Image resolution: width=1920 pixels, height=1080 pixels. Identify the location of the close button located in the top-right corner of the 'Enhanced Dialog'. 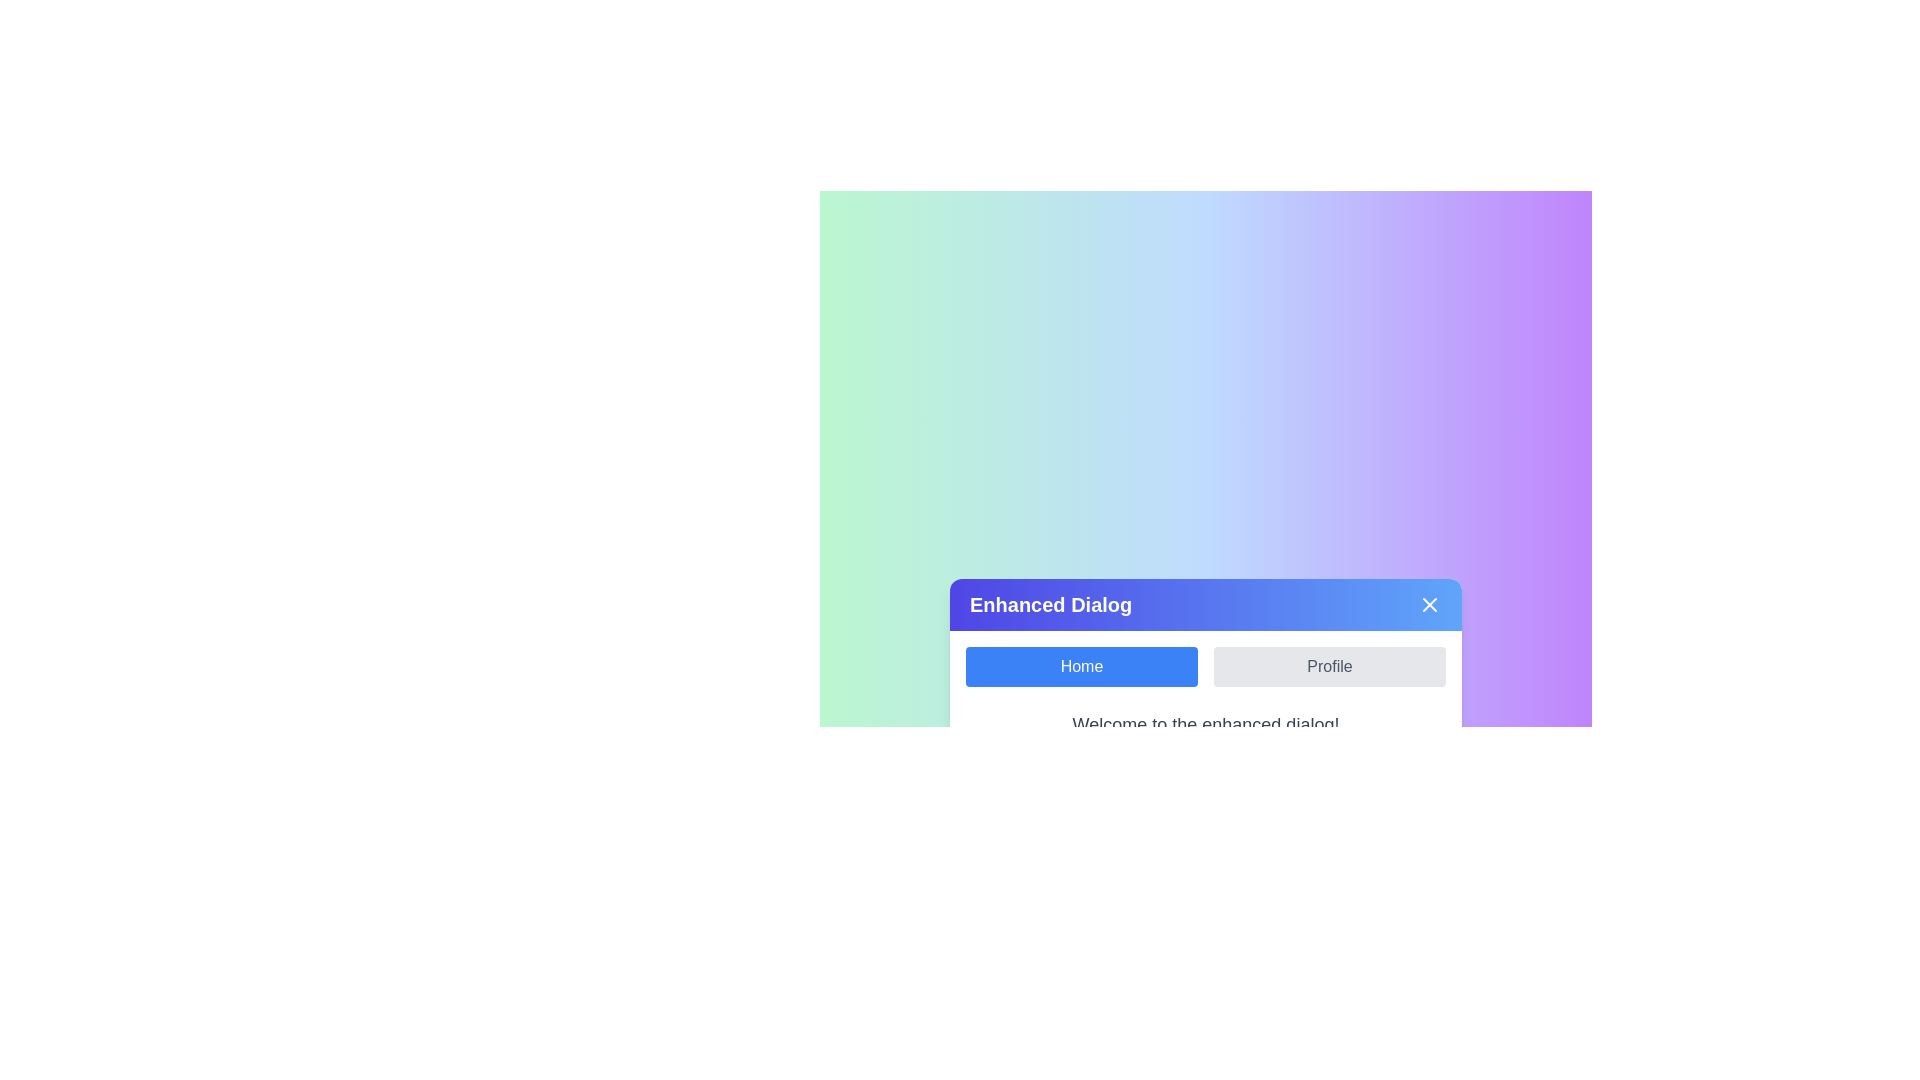
(1429, 604).